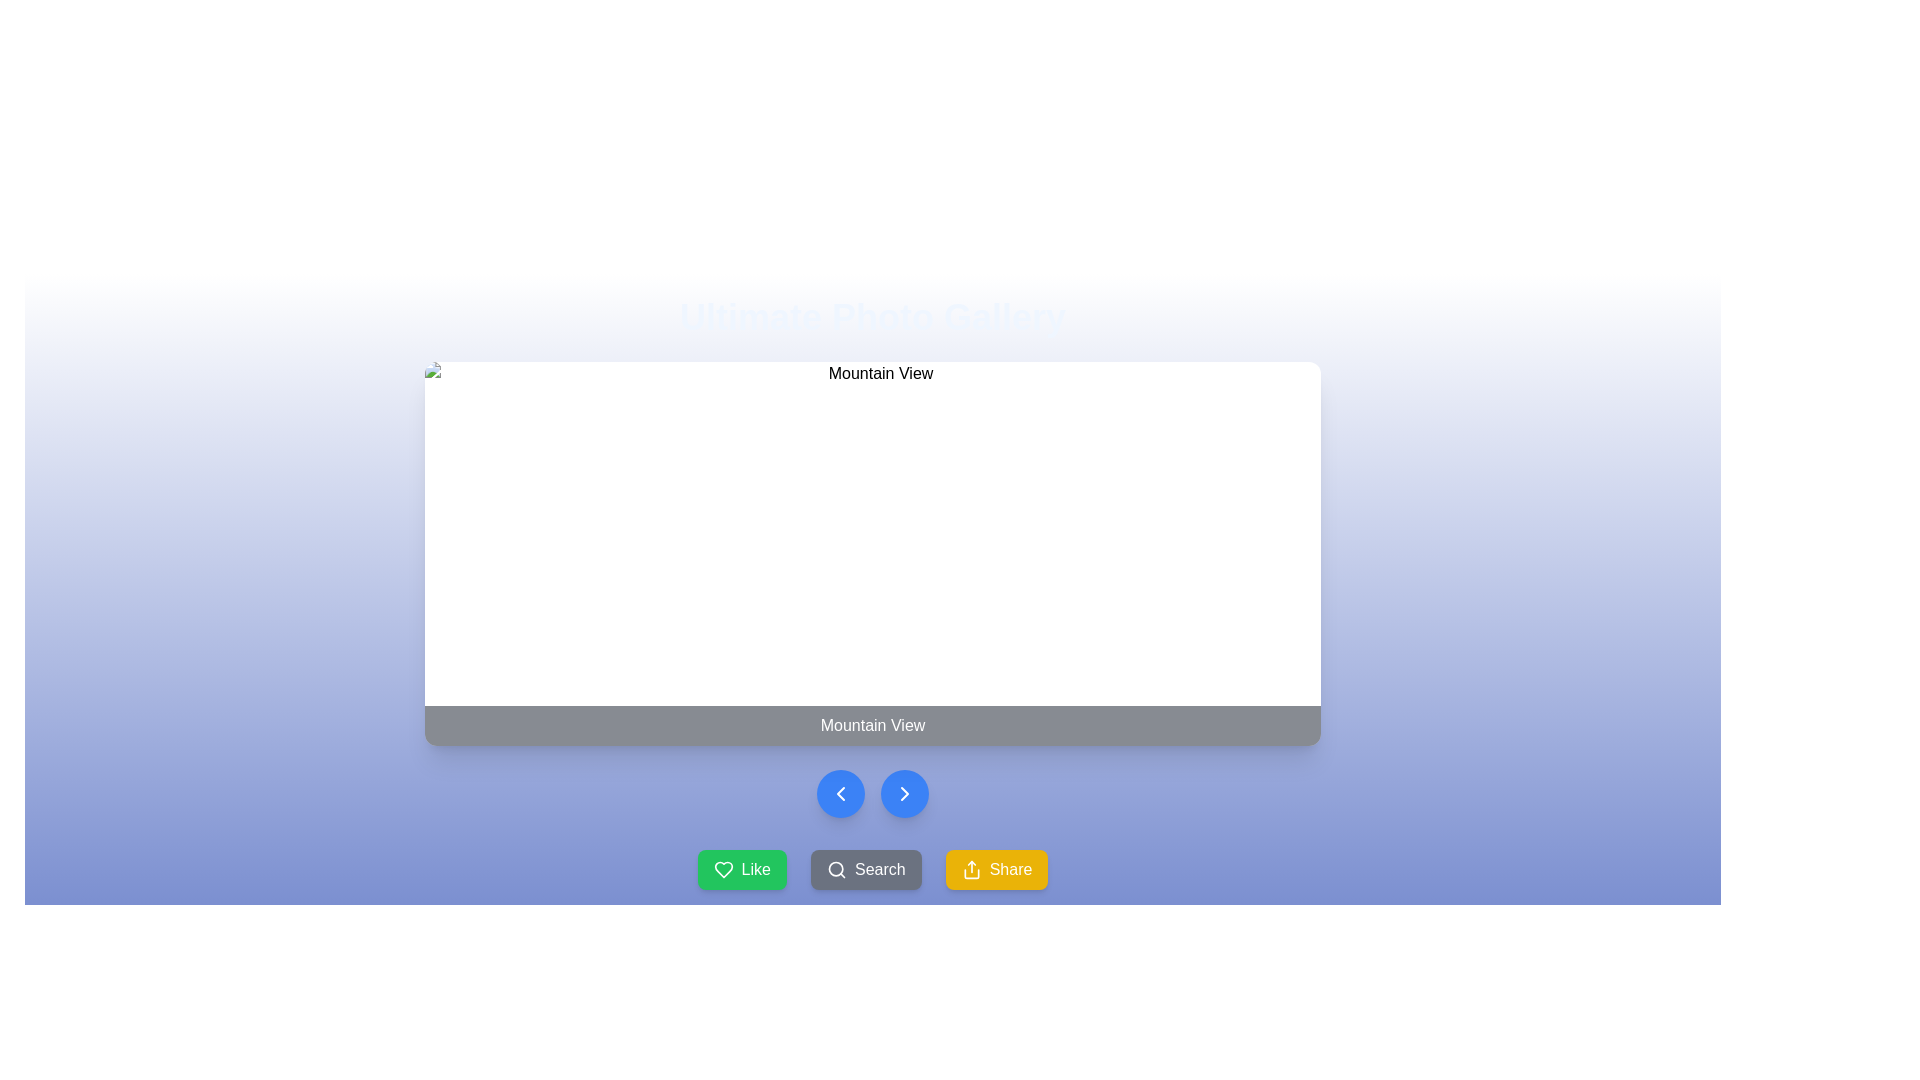 The height and width of the screenshot is (1080, 1920). Describe the element at coordinates (836, 868) in the screenshot. I see `the graphical vector element (circle) that is part of the search icon, functioning as a visual indicator for search functionality` at that location.